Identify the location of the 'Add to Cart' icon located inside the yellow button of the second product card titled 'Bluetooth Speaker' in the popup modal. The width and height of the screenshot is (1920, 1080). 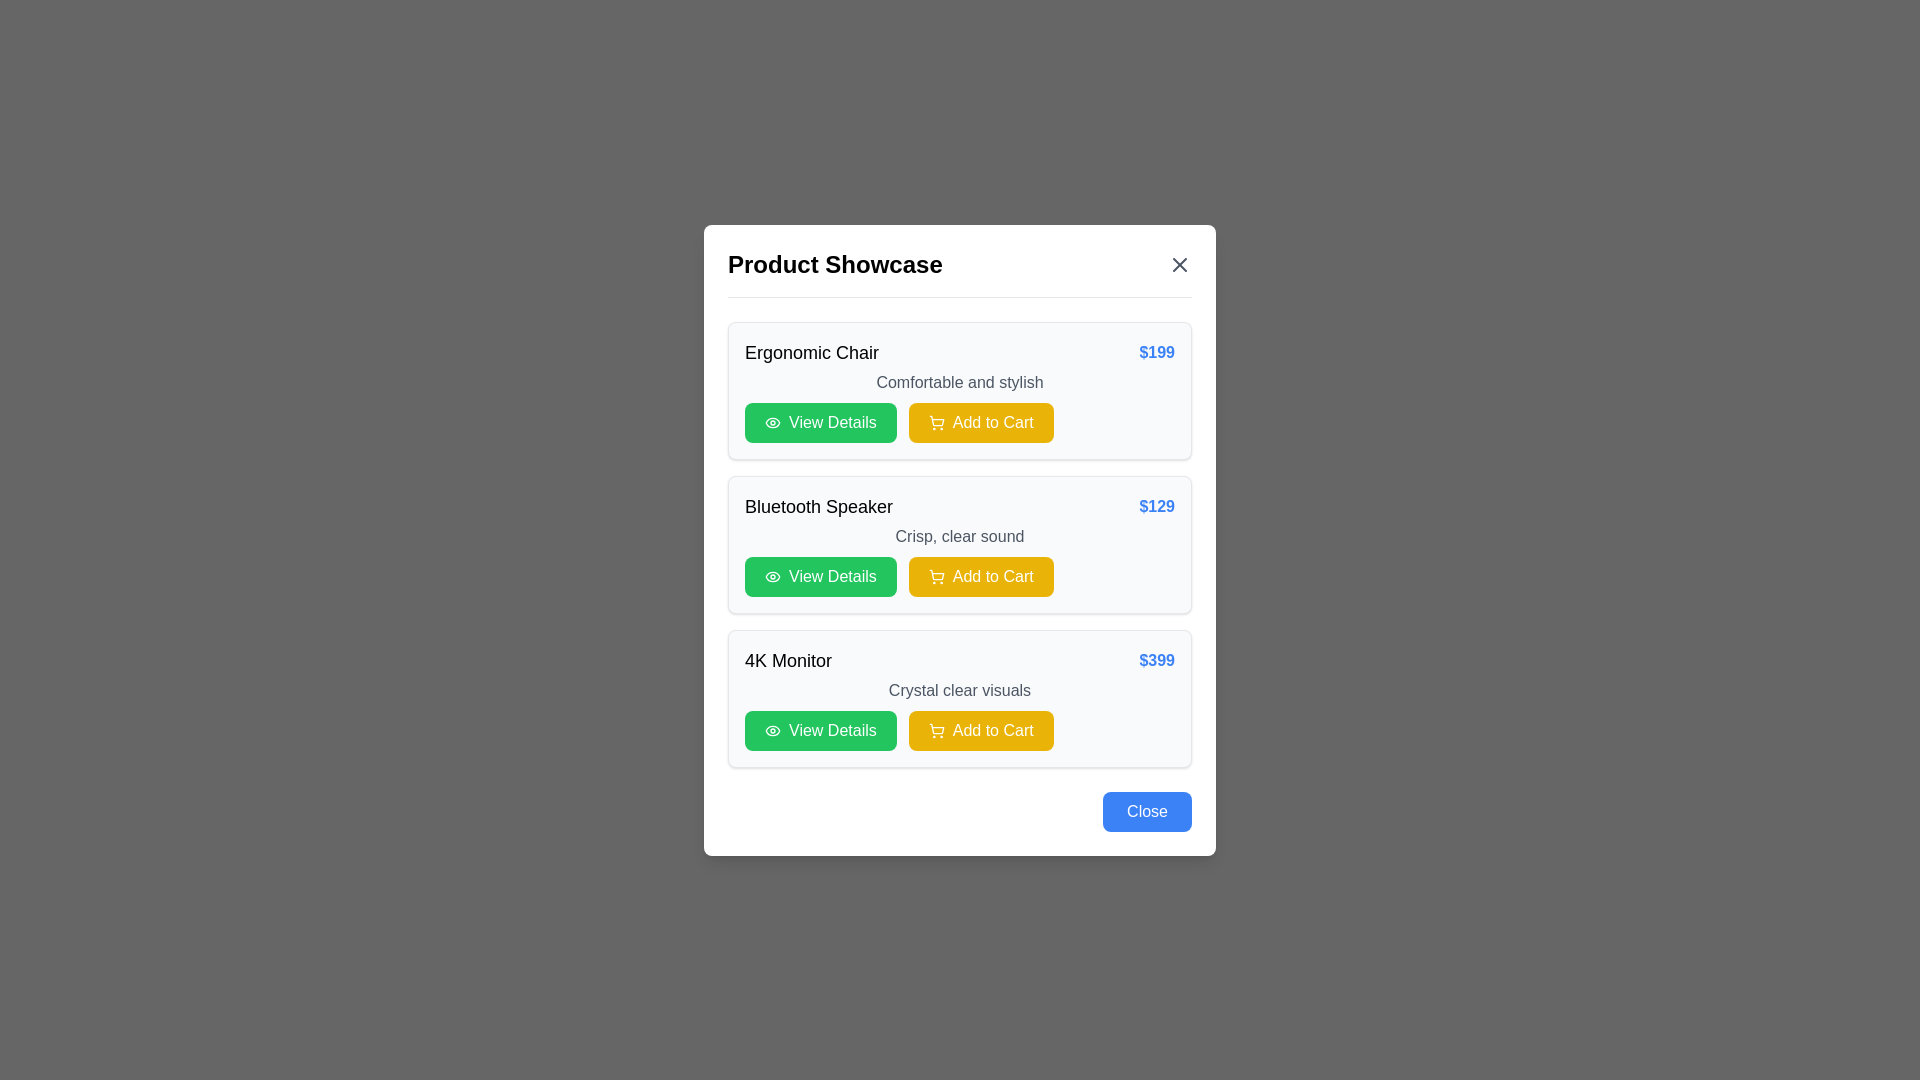
(935, 576).